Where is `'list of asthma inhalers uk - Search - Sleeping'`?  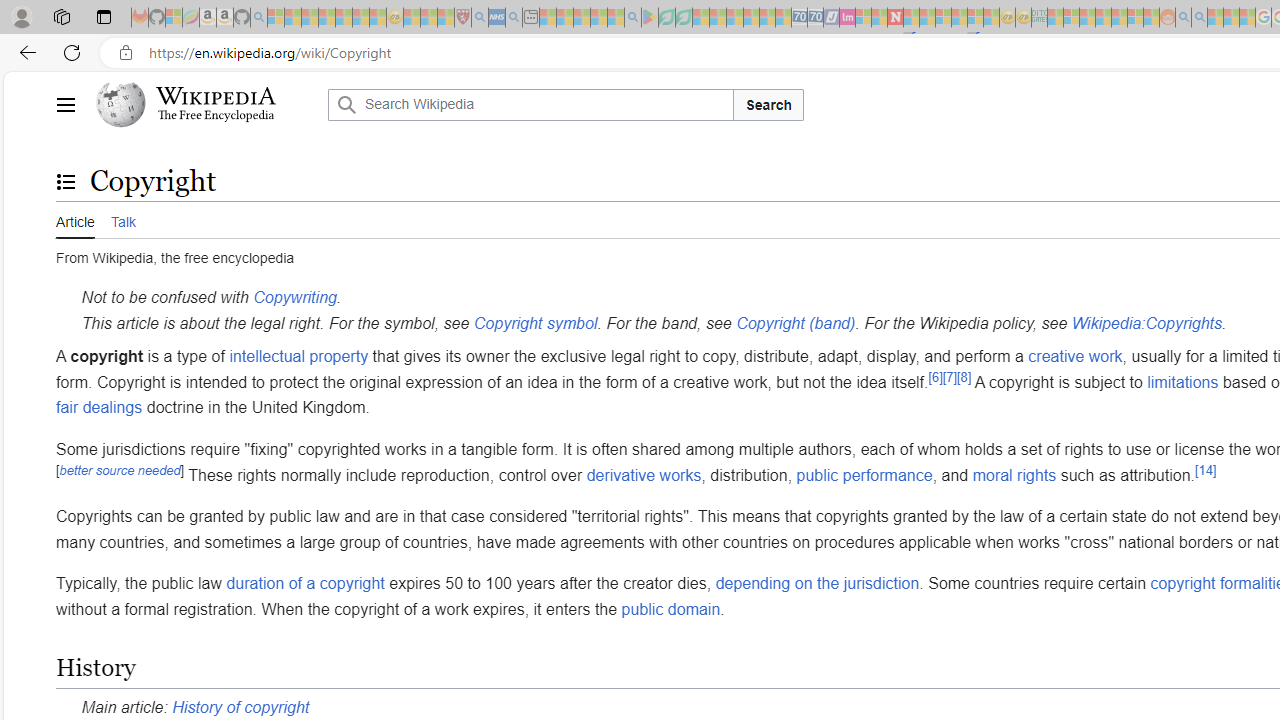 'list of asthma inhalers uk - Search - Sleeping' is located at coordinates (480, 17).